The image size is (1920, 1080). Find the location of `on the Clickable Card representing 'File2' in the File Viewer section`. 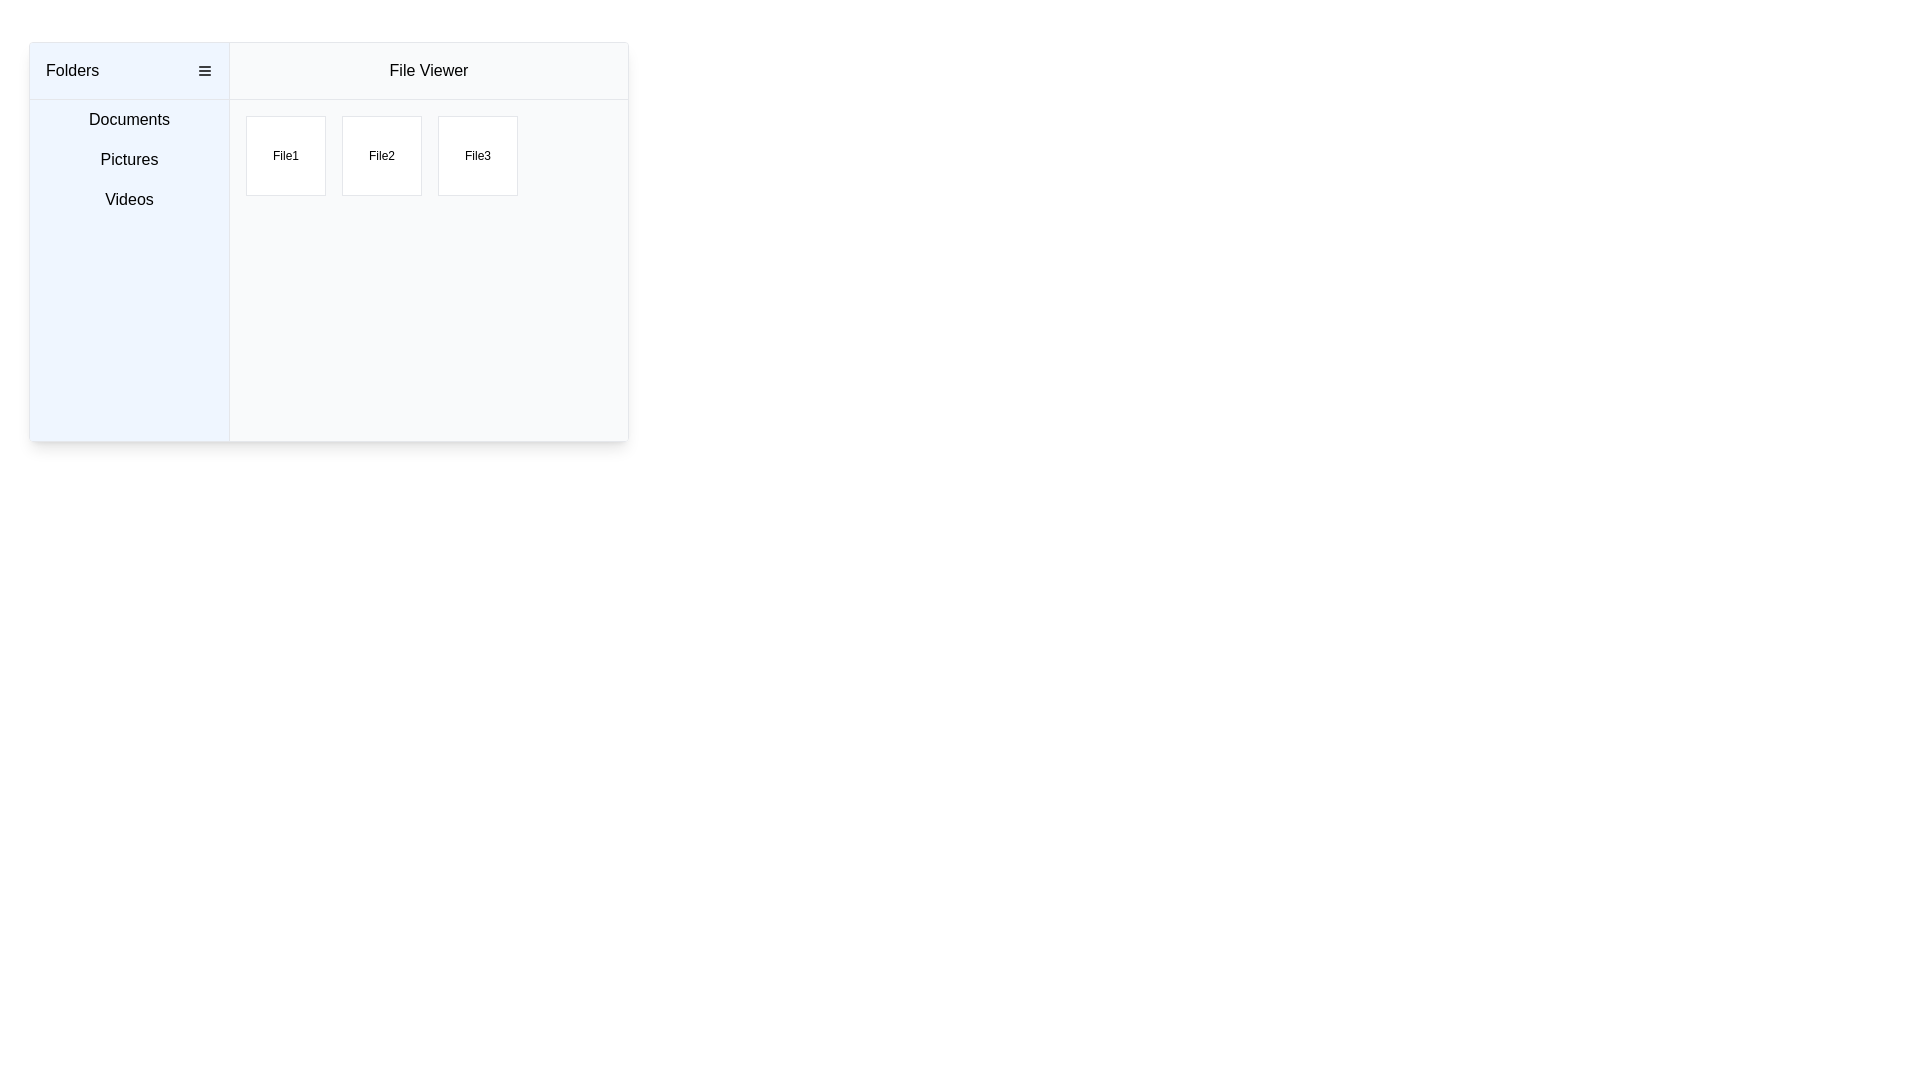

on the Clickable Card representing 'File2' in the File Viewer section is located at coordinates (382, 154).